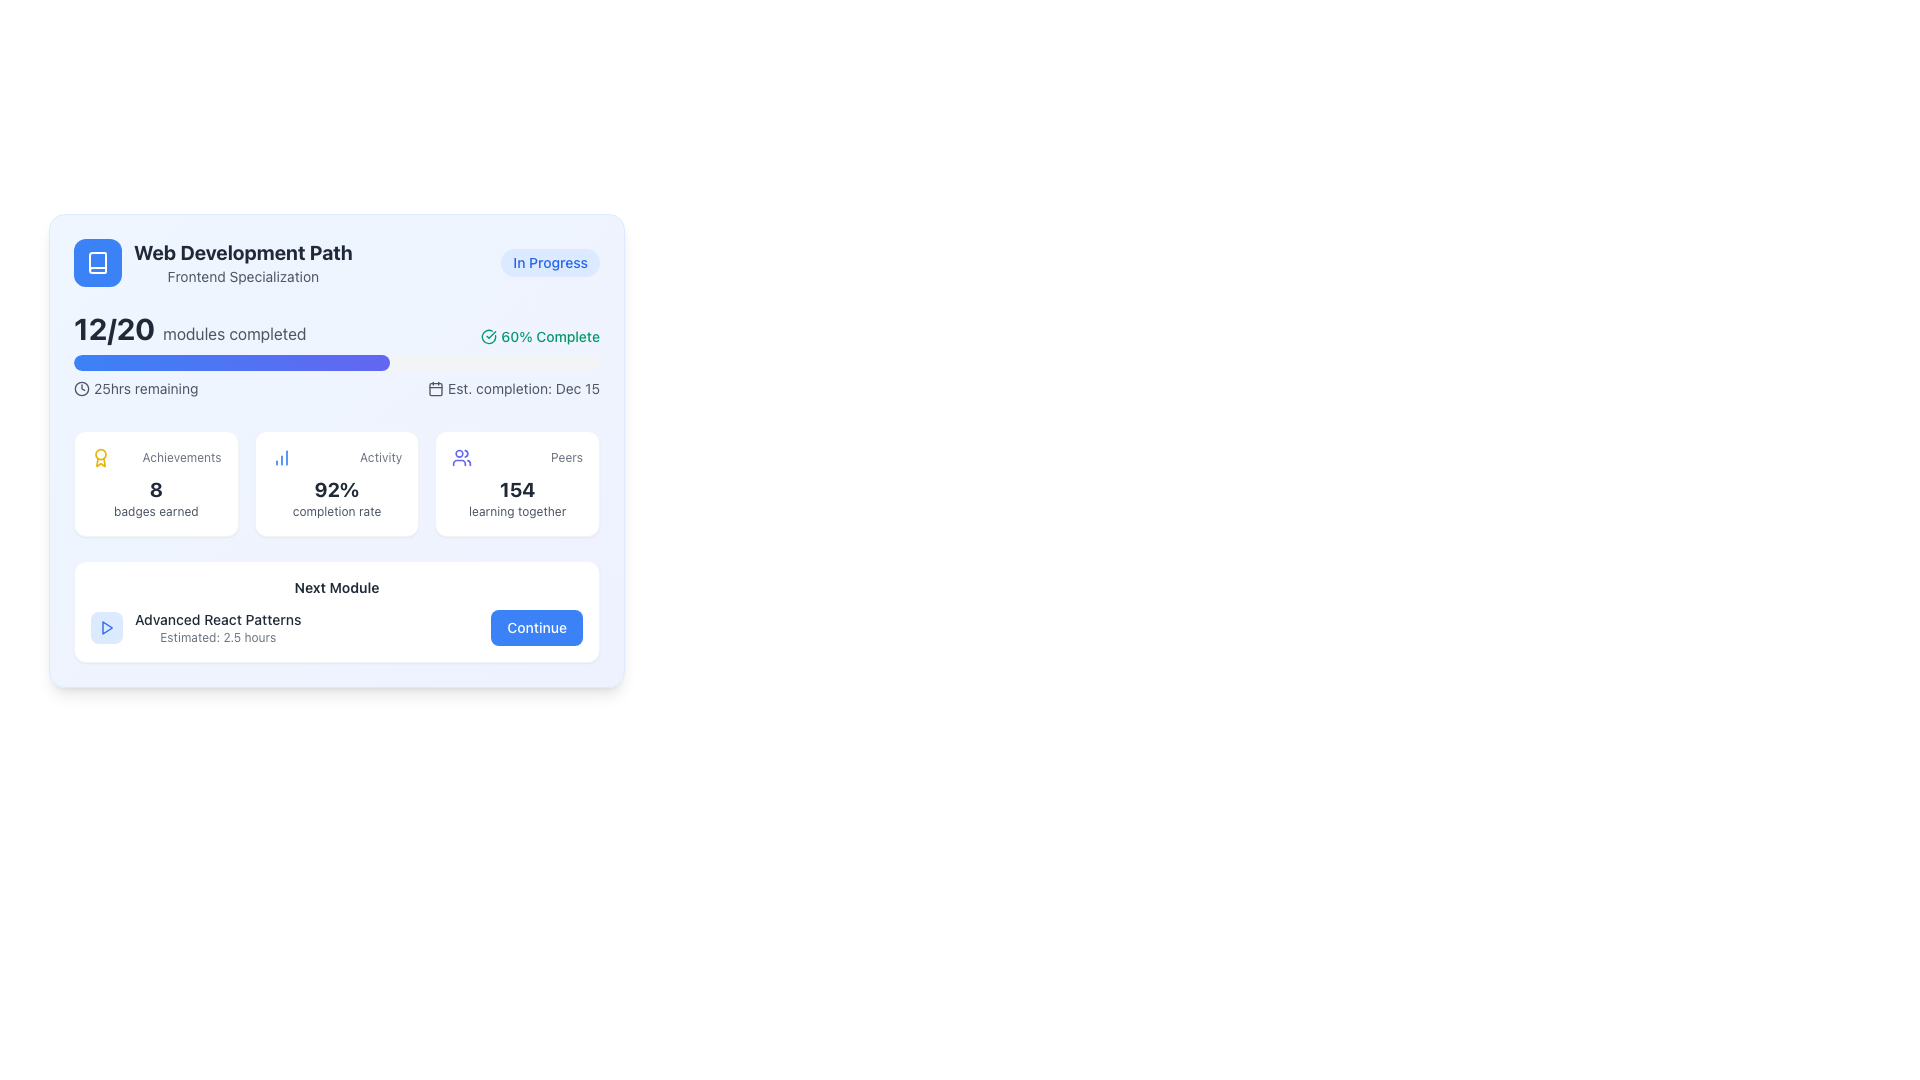 The width and height of the screenshot is (1920, 1080). Describe the element at coordinates (99, 454) in the screenshot. I see `the circular icon with a yellow border and white interior, located near the text 'Achievements' in the top left section of the widget card` at that location.